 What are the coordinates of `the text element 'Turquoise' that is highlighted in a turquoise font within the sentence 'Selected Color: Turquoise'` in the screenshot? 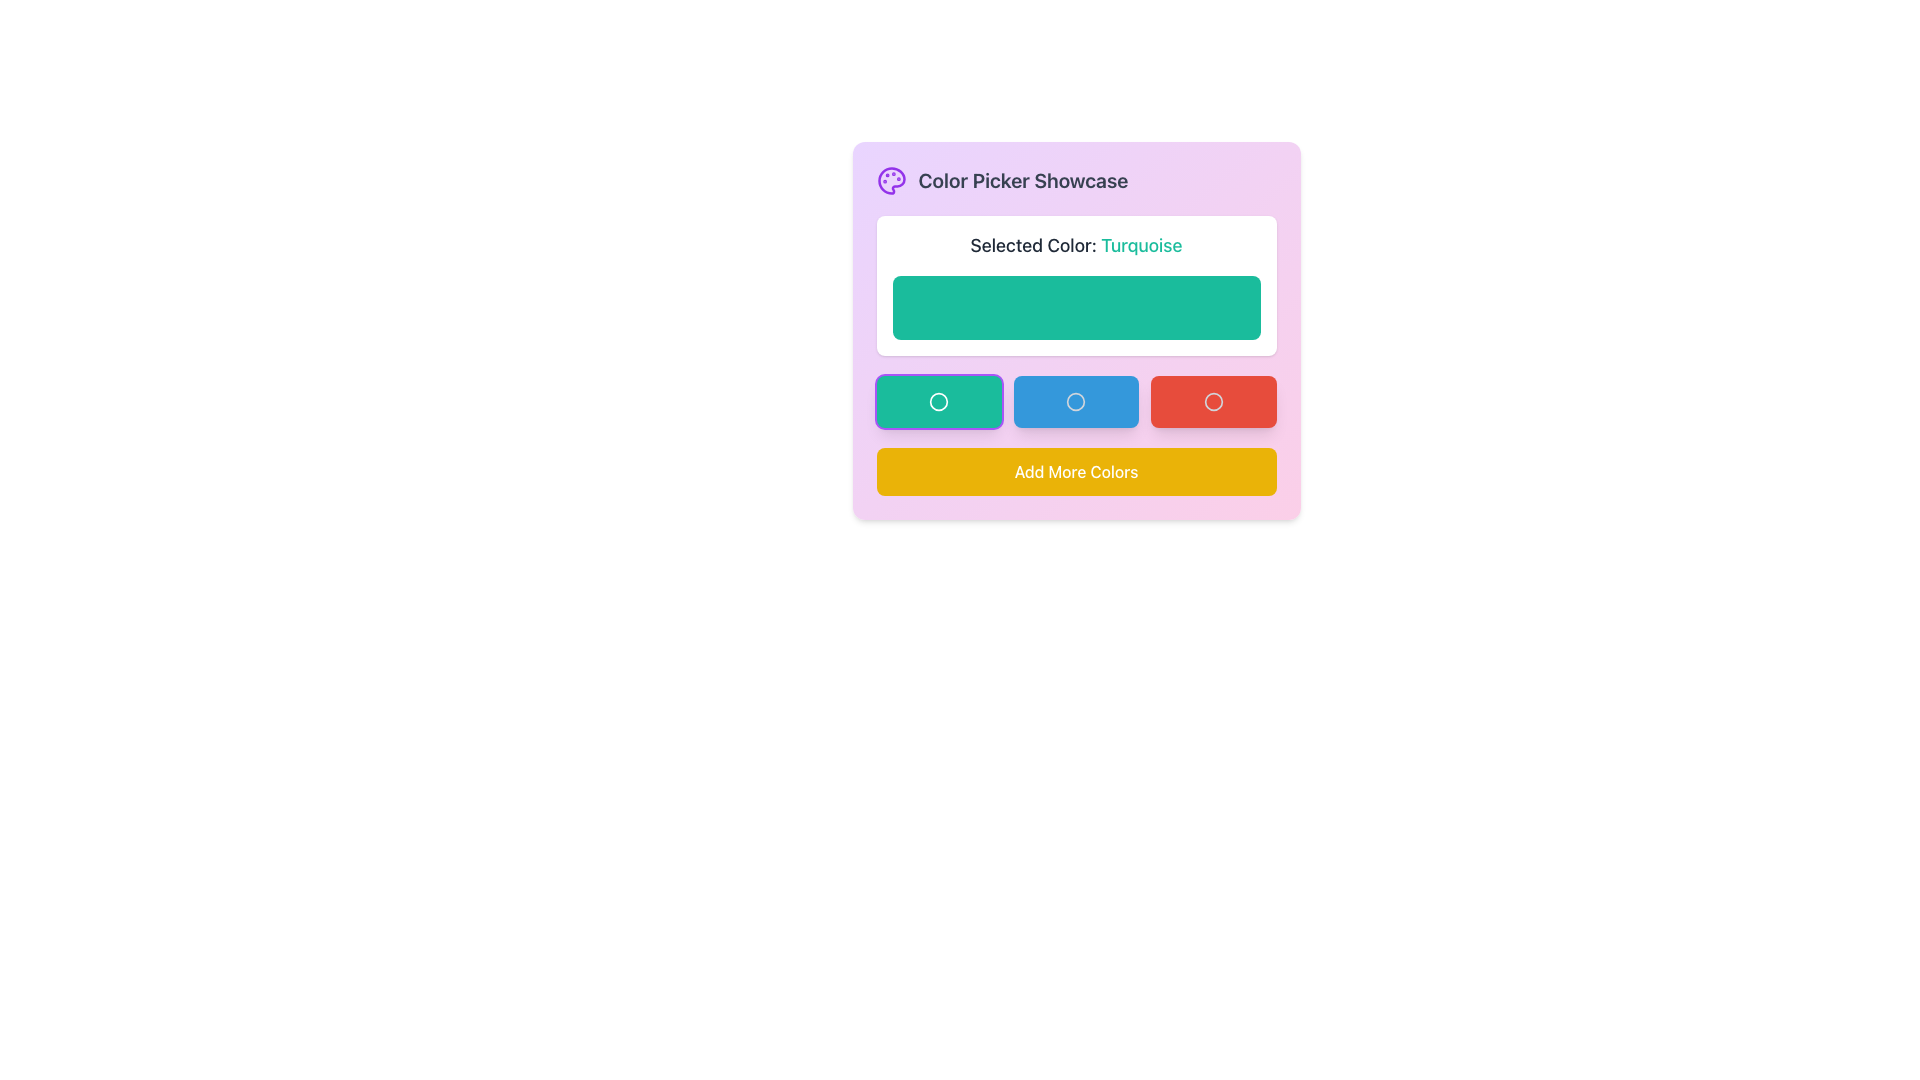 It's located at (1141, 244).